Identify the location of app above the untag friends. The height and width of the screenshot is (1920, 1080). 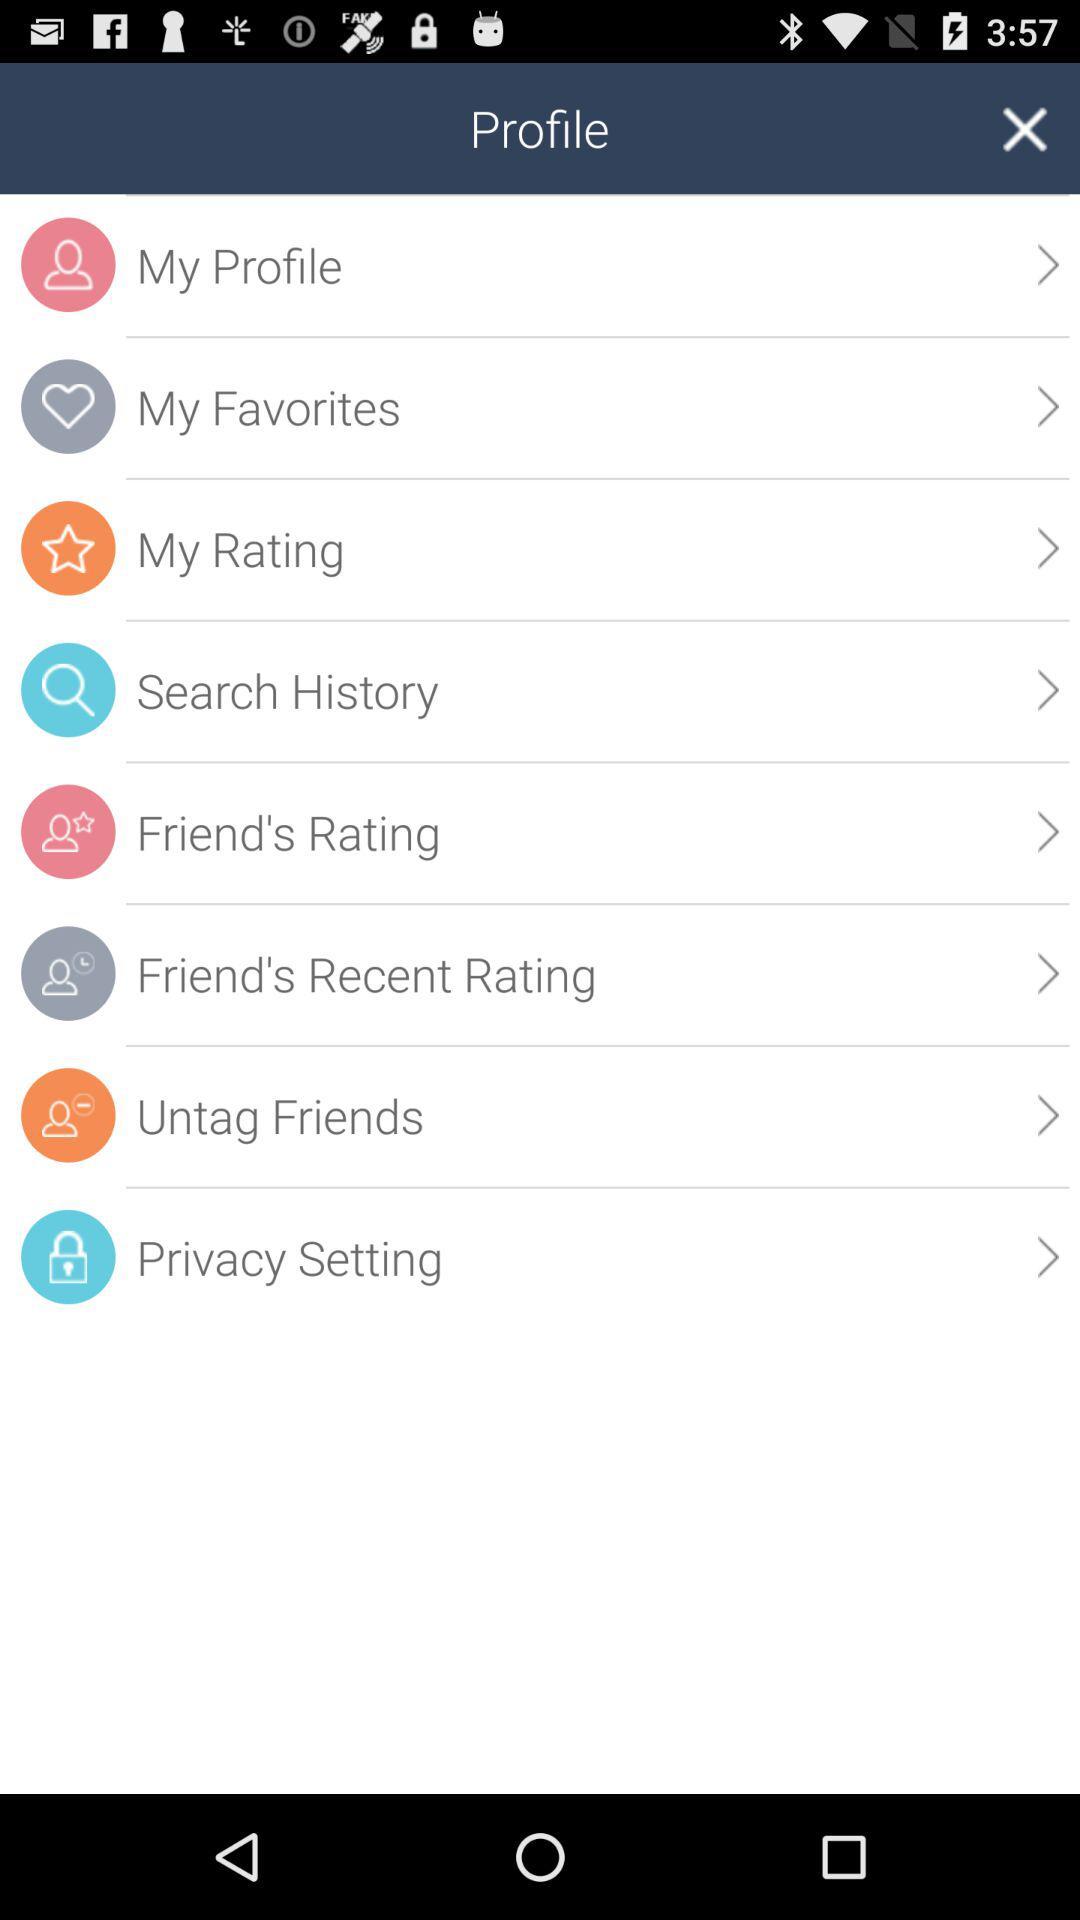
(1047, 973).